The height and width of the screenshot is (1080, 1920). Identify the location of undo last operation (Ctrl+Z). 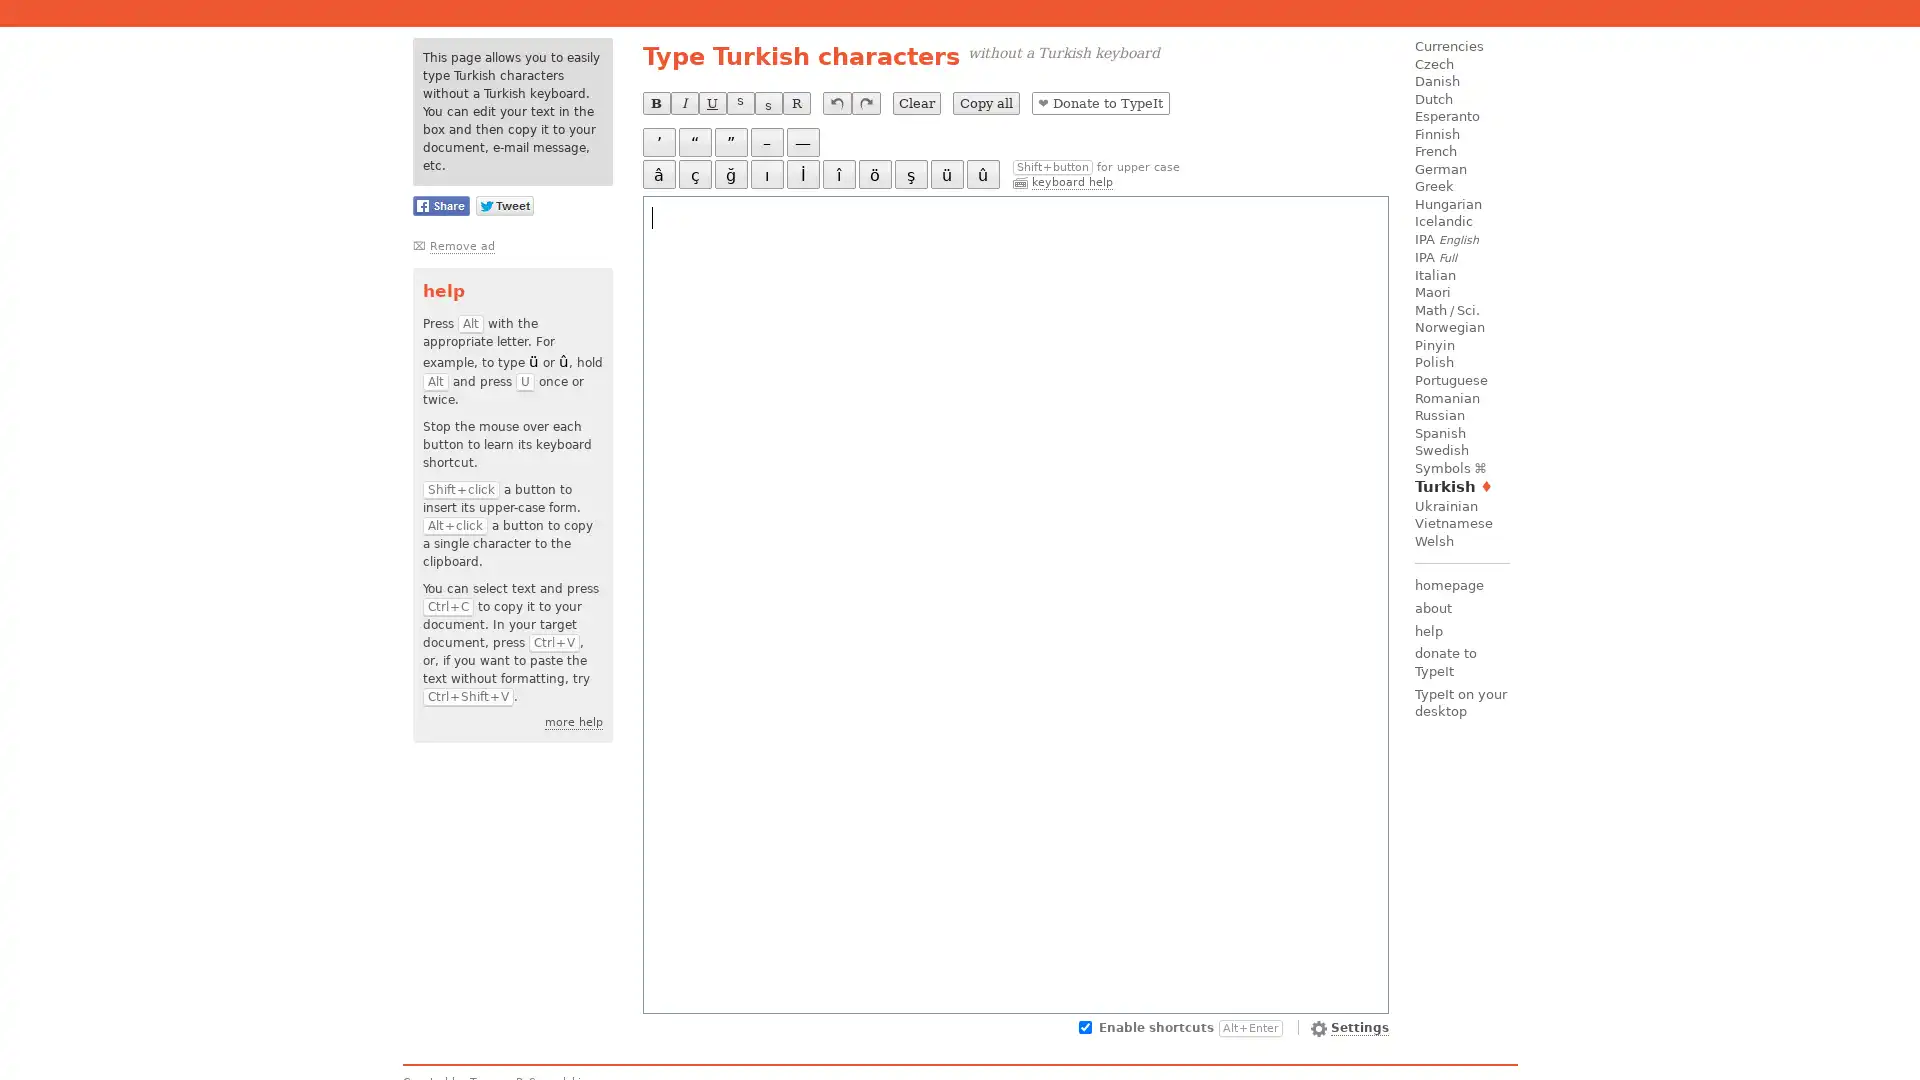
(836, 103).